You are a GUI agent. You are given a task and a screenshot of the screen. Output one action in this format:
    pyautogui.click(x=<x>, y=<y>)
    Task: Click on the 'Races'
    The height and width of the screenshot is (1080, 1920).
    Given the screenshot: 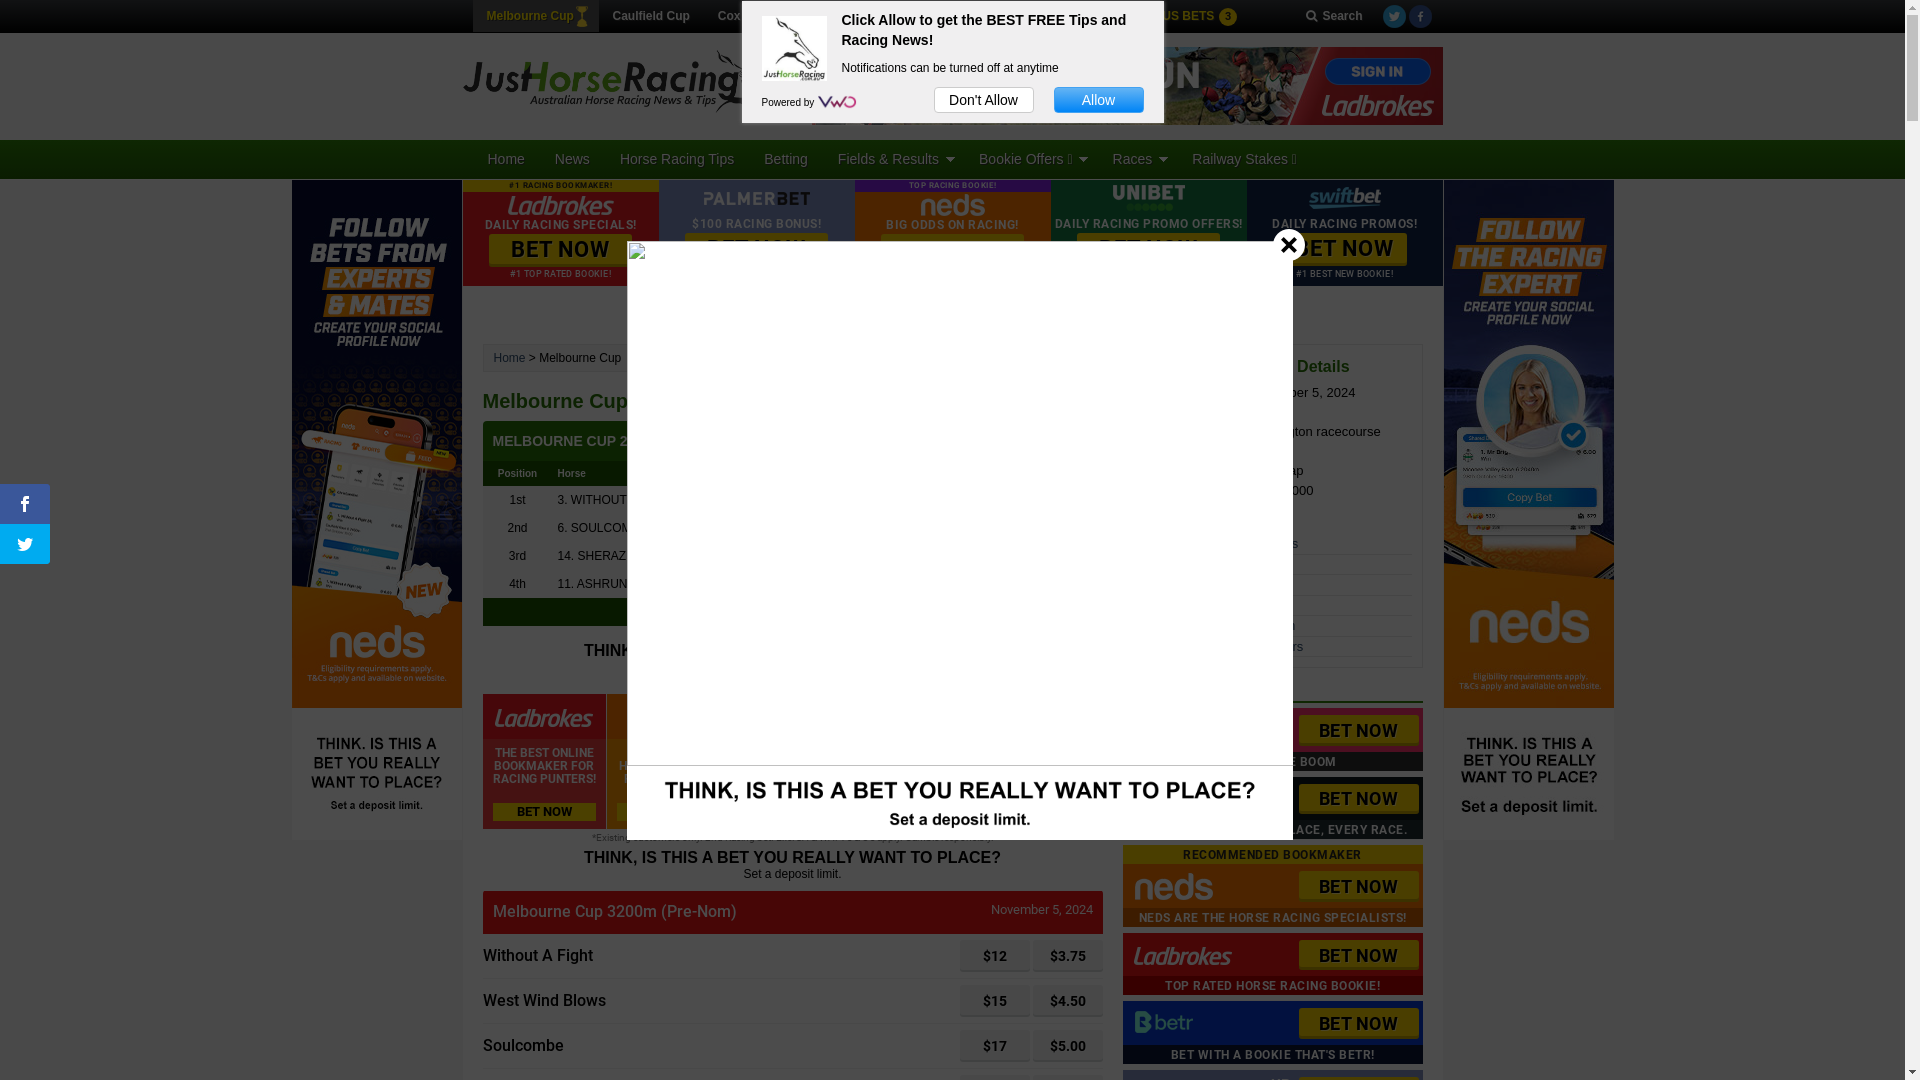 What is the action you would take?
    pyautogui.click(x=1137, y=157)
    